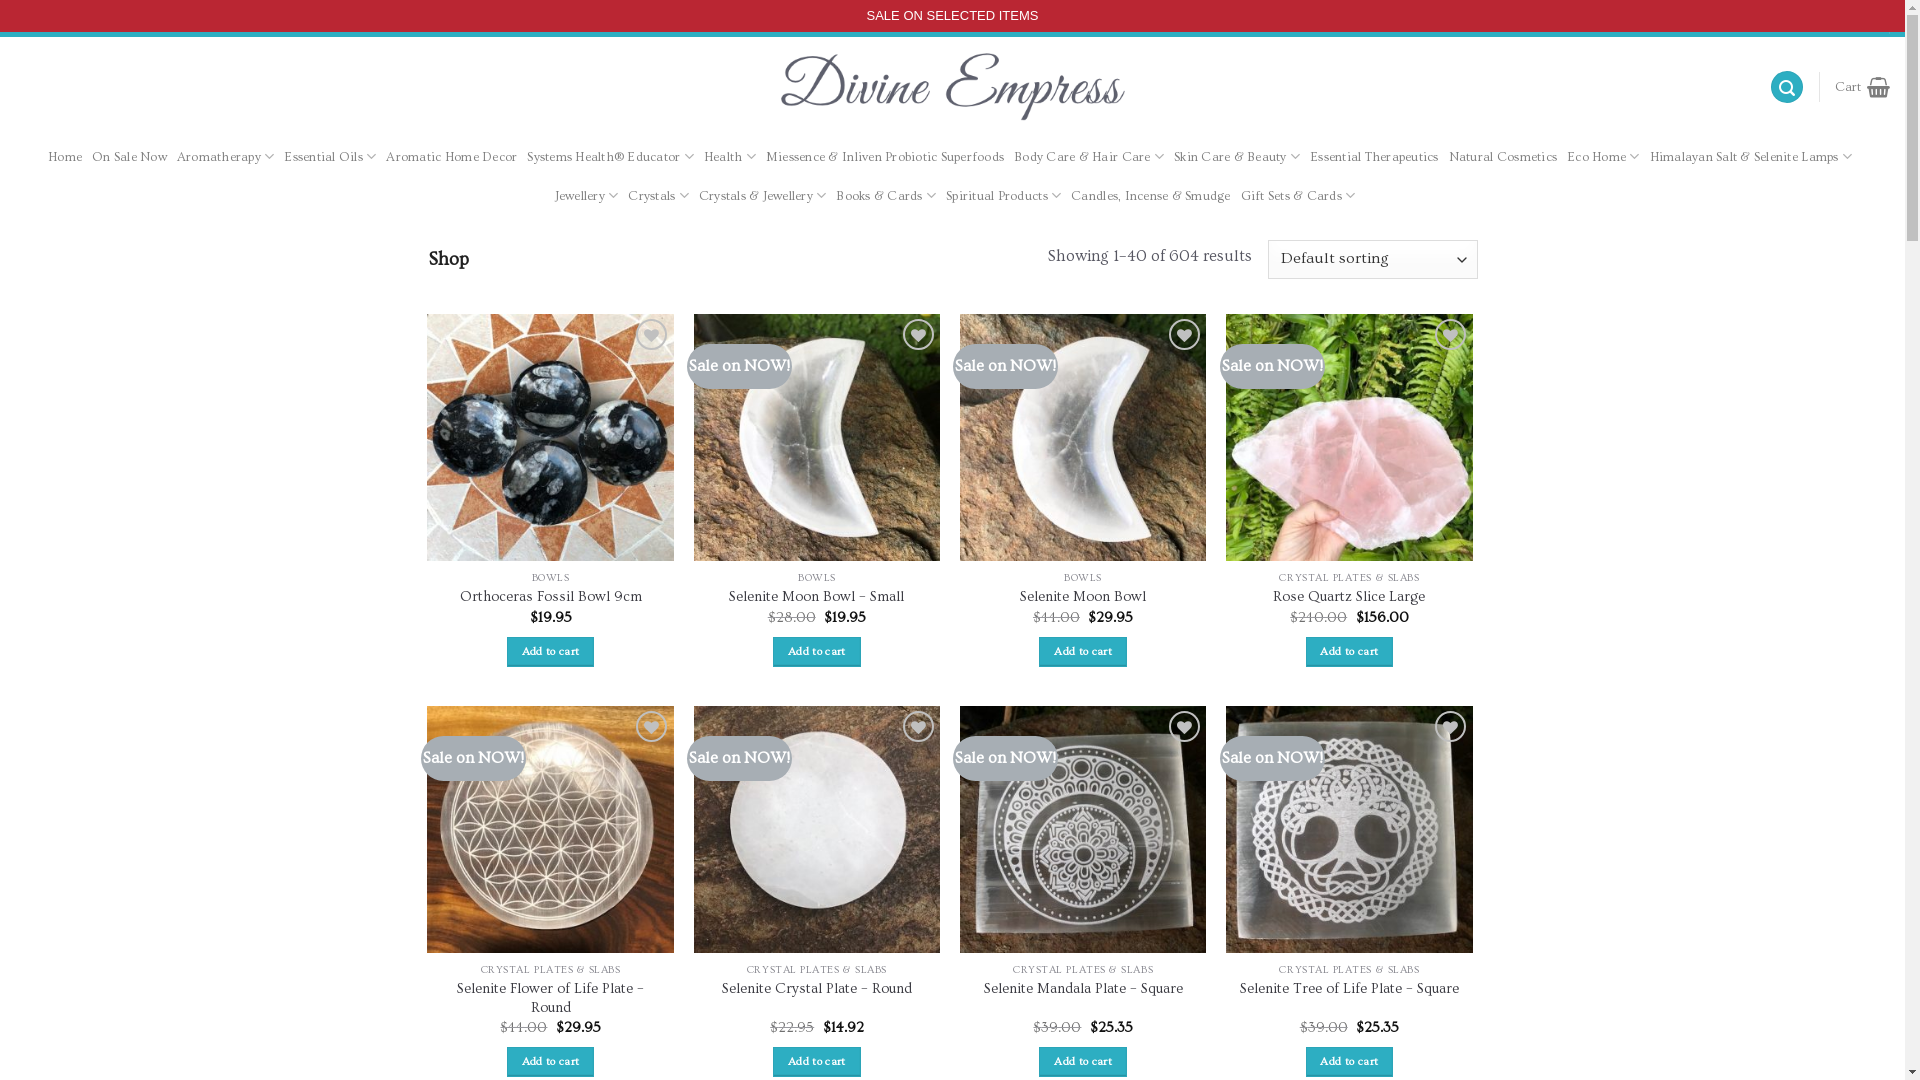 The height and width of the screenshot is (1080, 1920). What do you see at coordinates (330, 155) in the screenshot?
I see `'Essential Oils'` at bounding box center [330, 155].